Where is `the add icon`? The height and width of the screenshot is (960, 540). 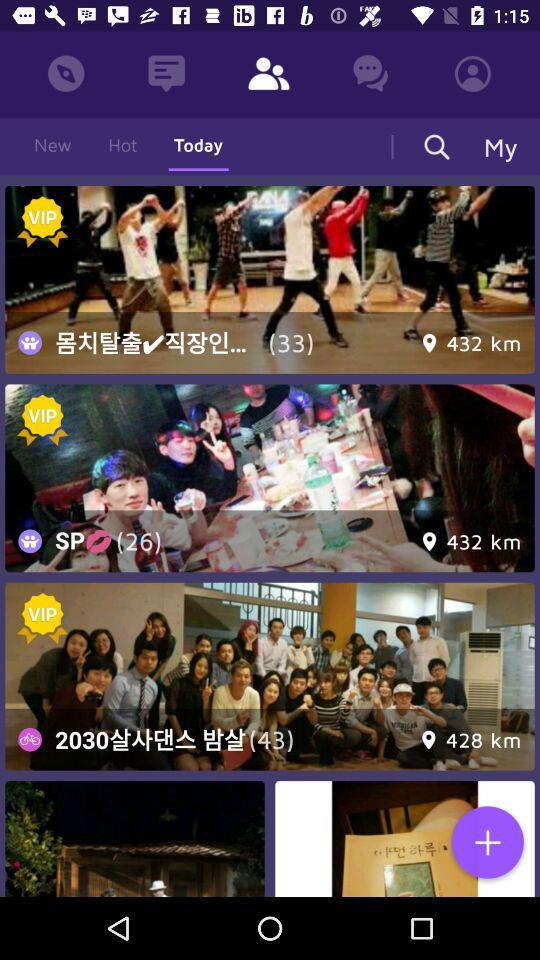 the add icon is located at coordinates (486, 843).